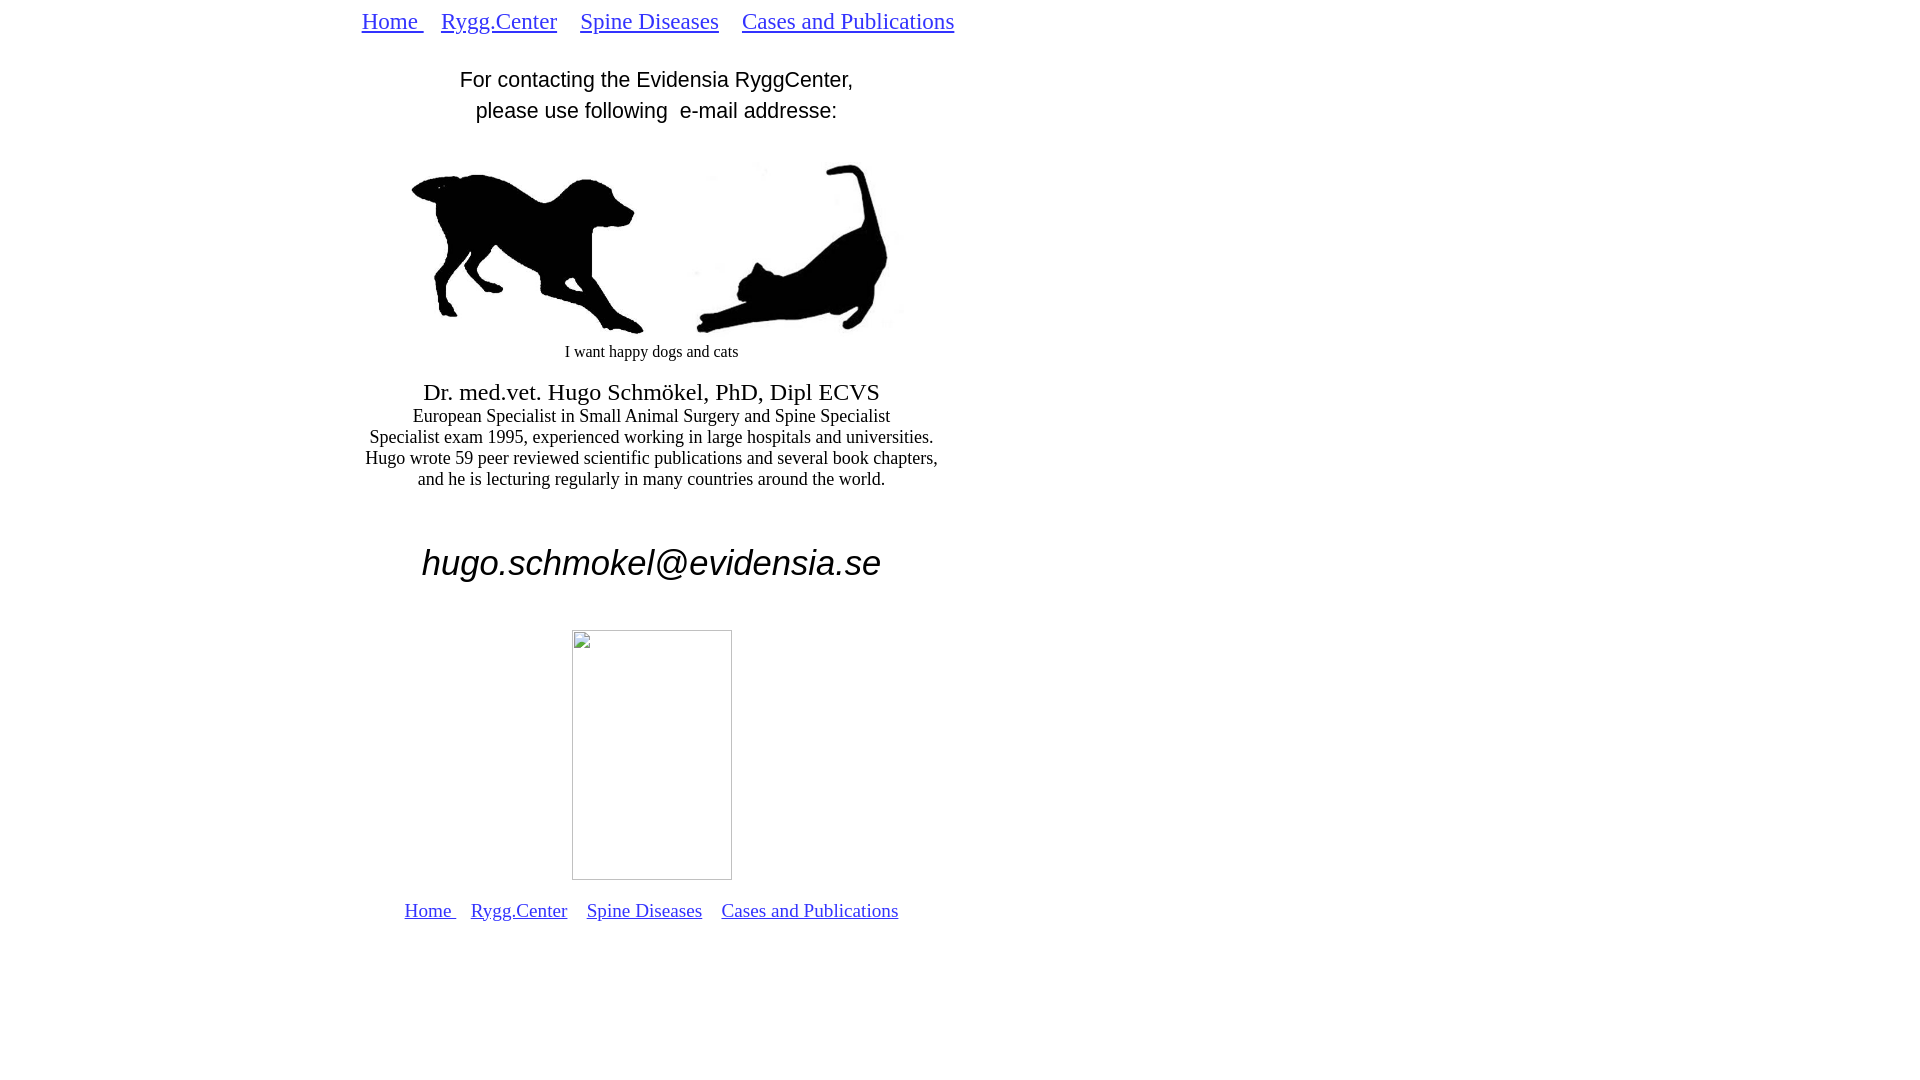 This screenshot has height=1080, width=1920. What do you see at coordinates (469, 910) in the screenshot?
I see `'Rygg.Center'` at bounding box center [469, 910].